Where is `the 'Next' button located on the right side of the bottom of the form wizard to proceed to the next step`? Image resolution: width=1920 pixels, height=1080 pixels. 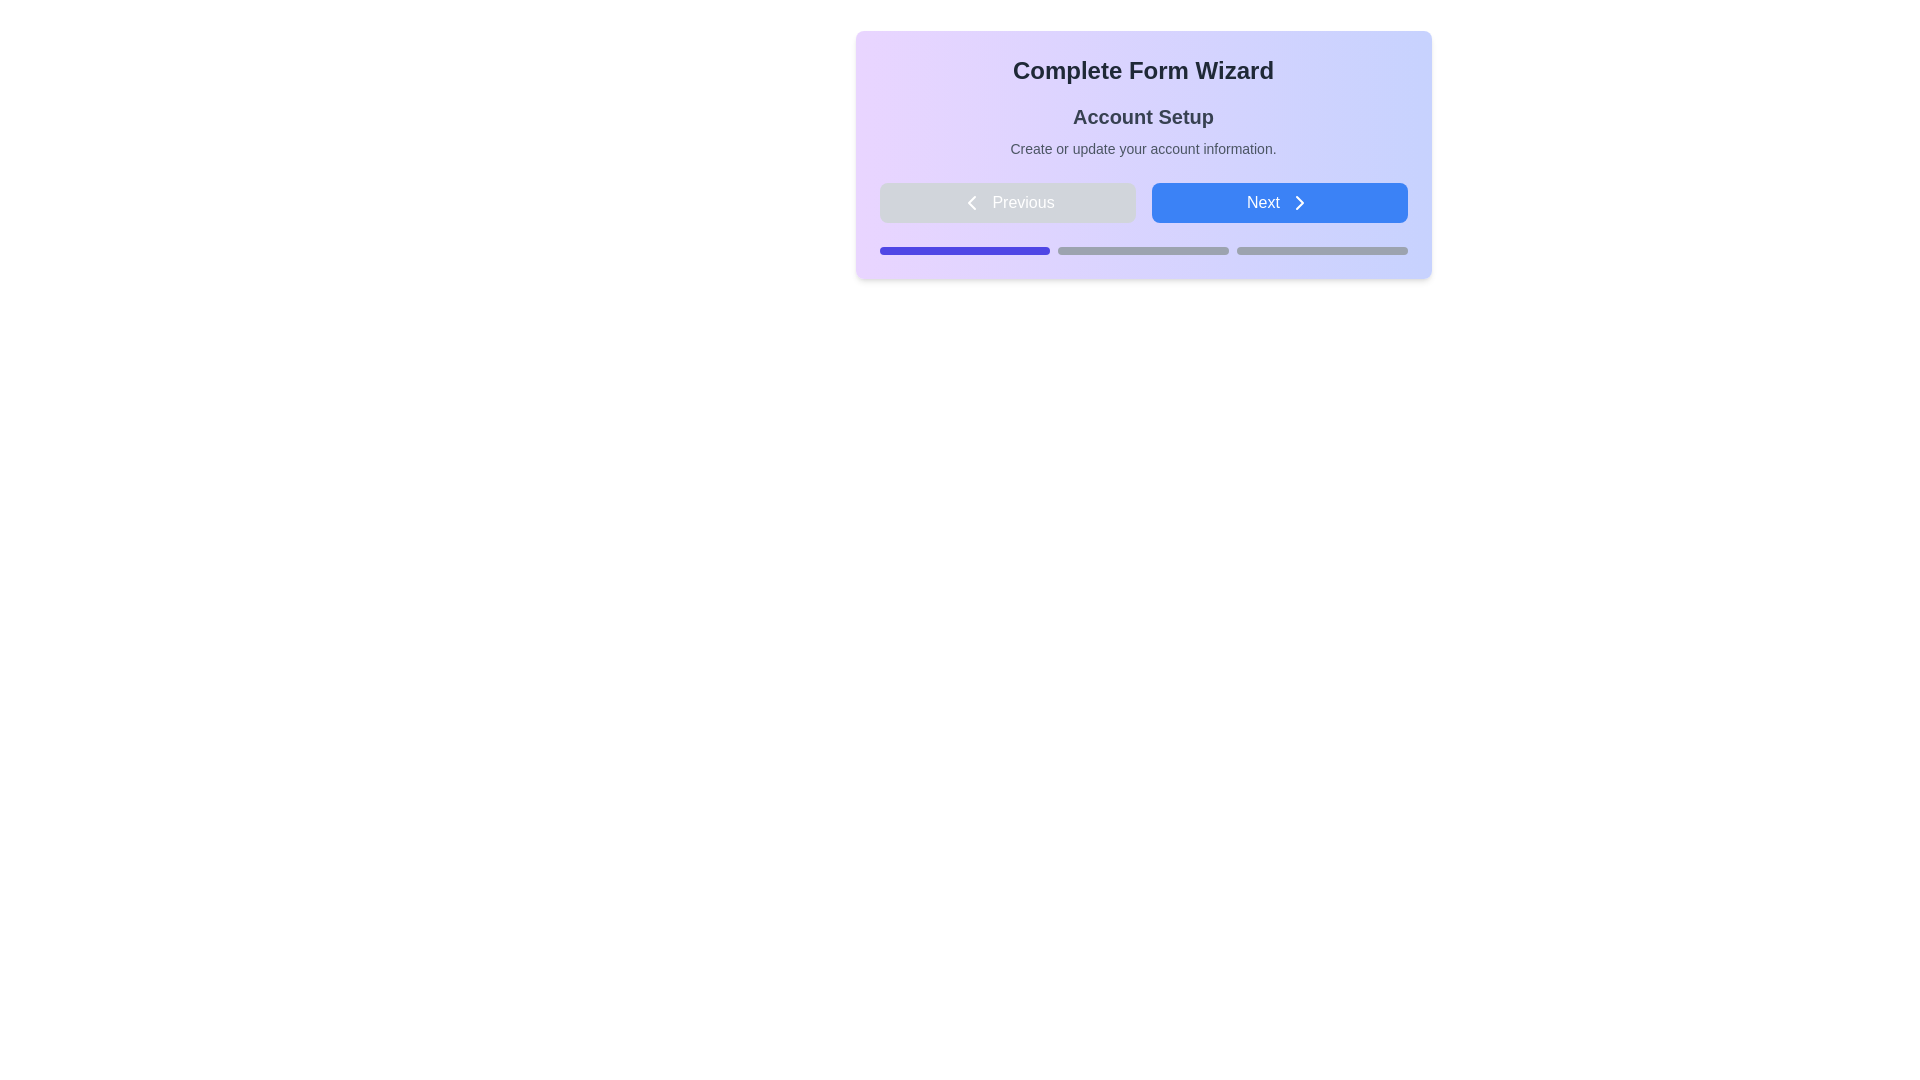
the 'Next' button located on the right side of the bottom of the form wizard to proceed to the next step is located at coordinates (1278, 203).